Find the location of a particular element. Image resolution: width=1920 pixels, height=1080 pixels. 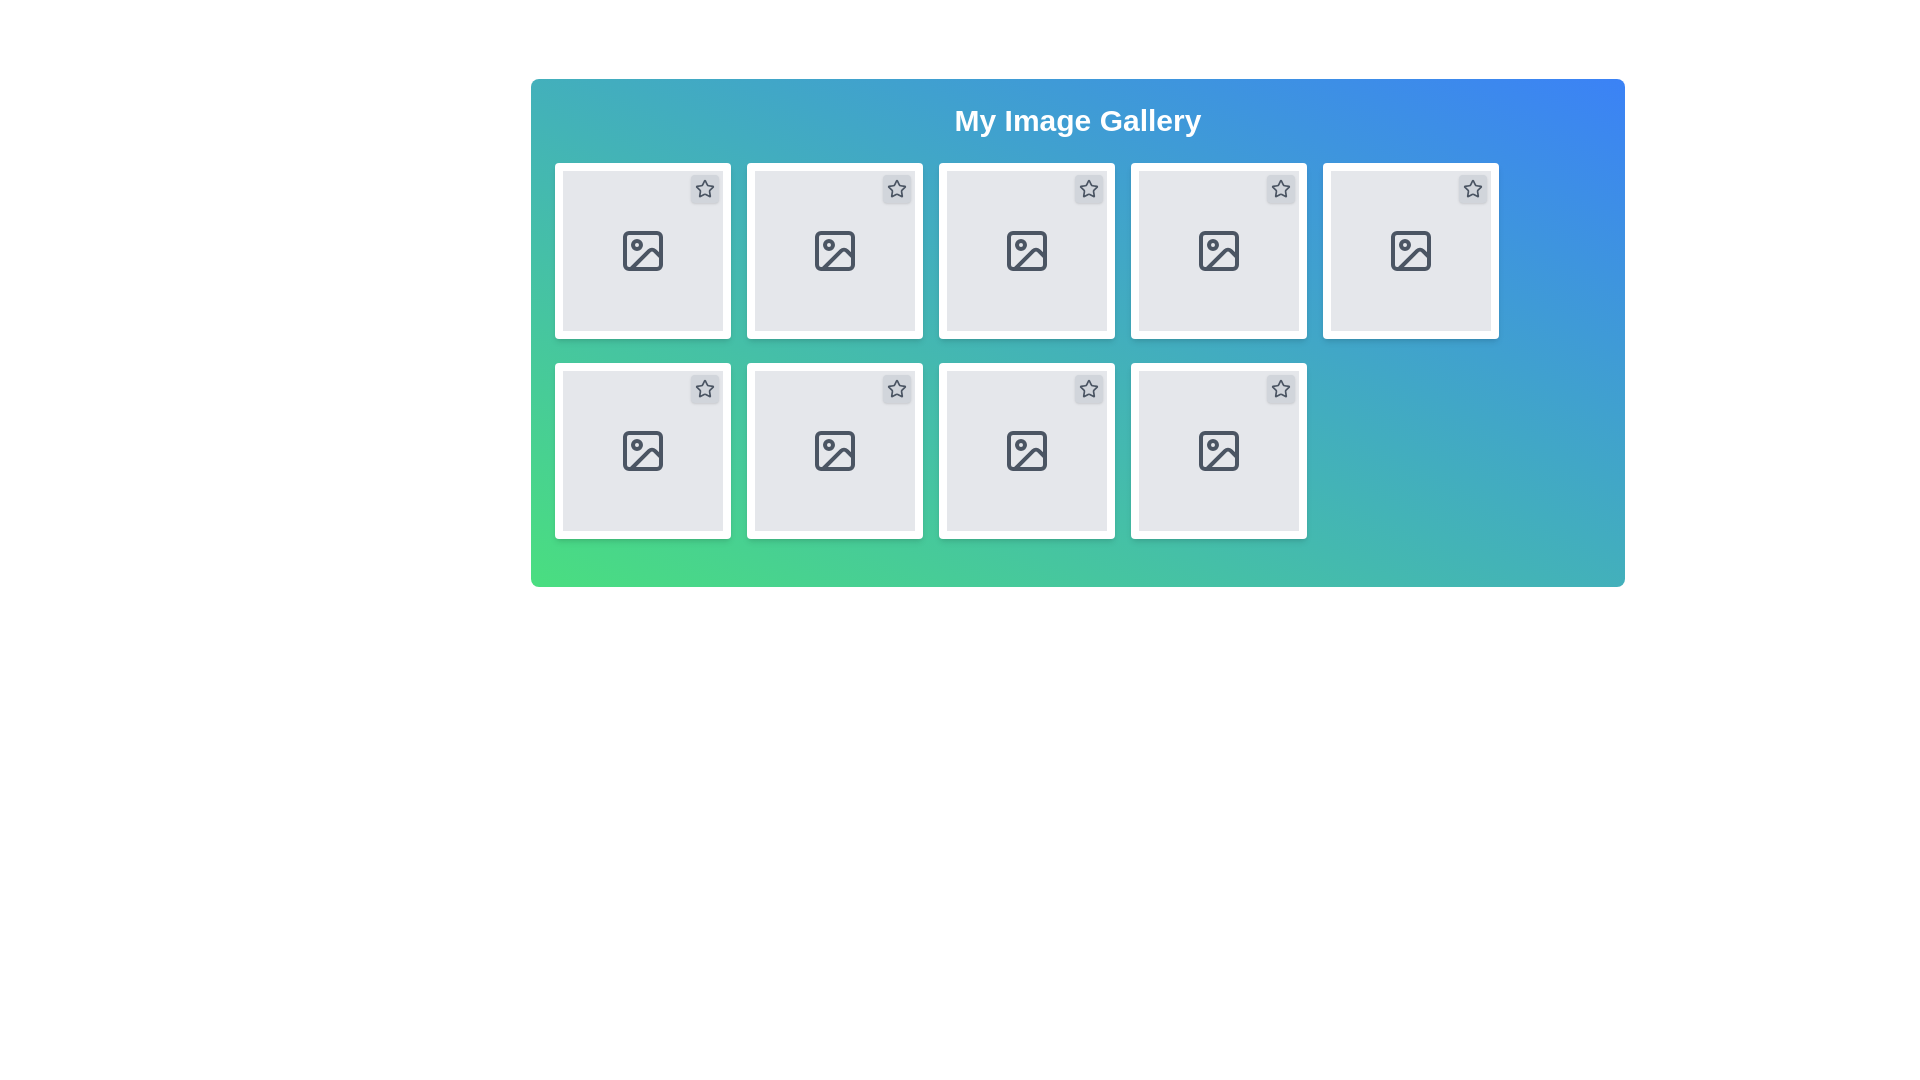

the decorative rectangle within the SVG icon located at the bottom-right of a 3x3 grid layout is located at coordinates (1218, 451).